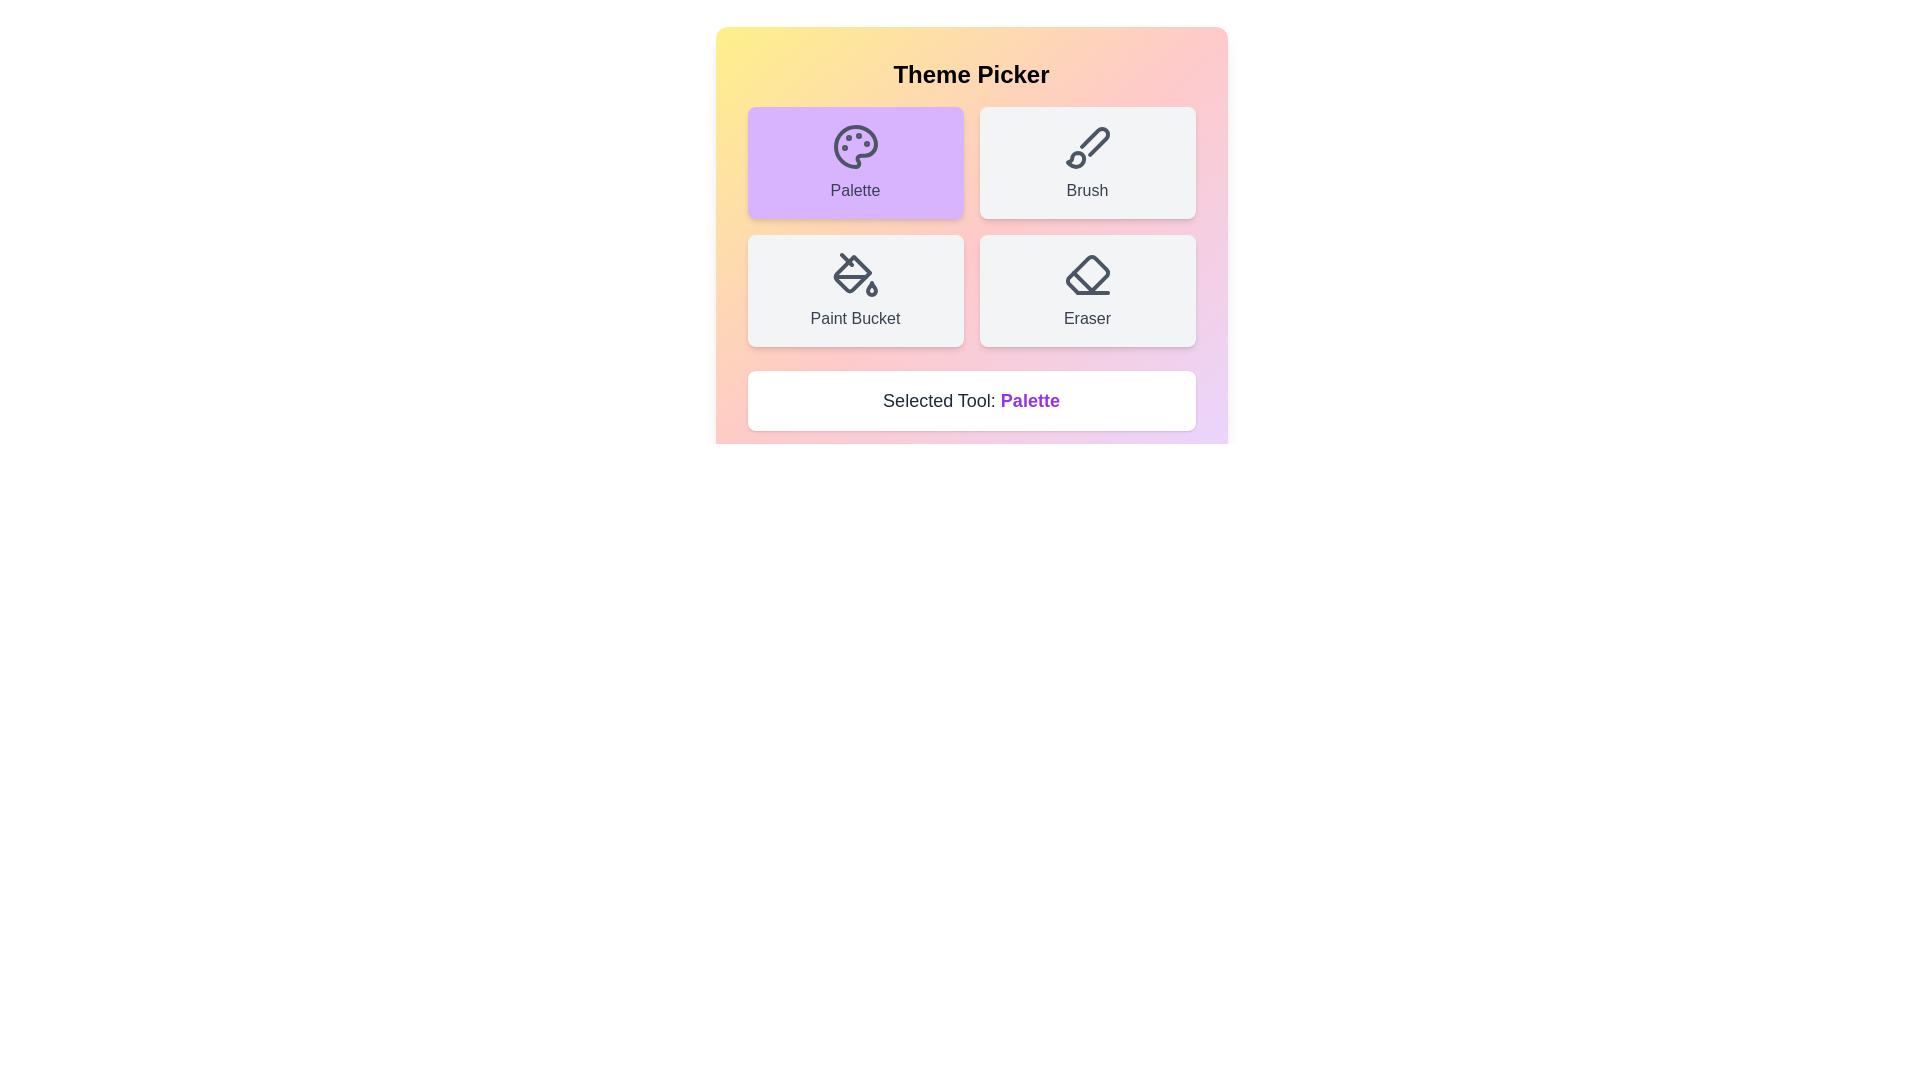  I want to click on the tool button labeled Paint Bucket to observe visual feedback, so click(855, 290).